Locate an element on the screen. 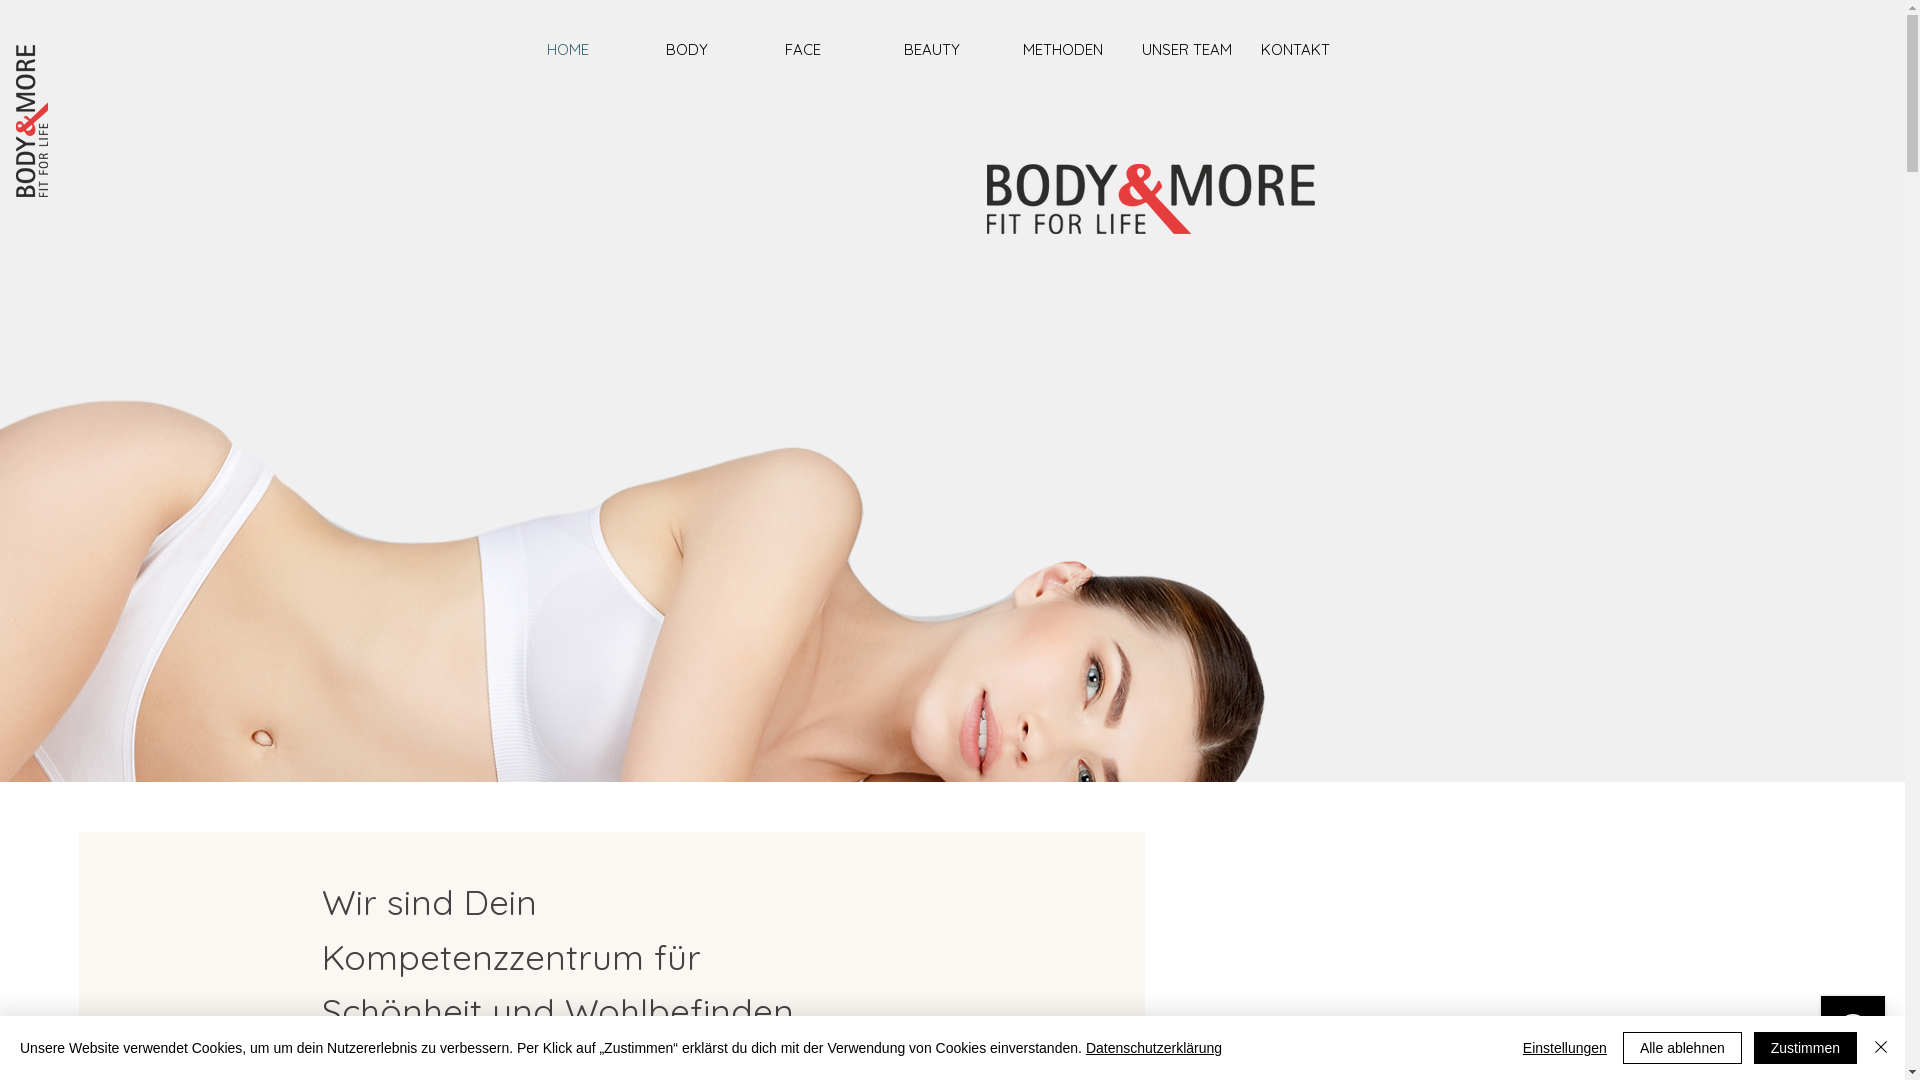  'Zustimmen' is located at coordinates (1805, 1047).